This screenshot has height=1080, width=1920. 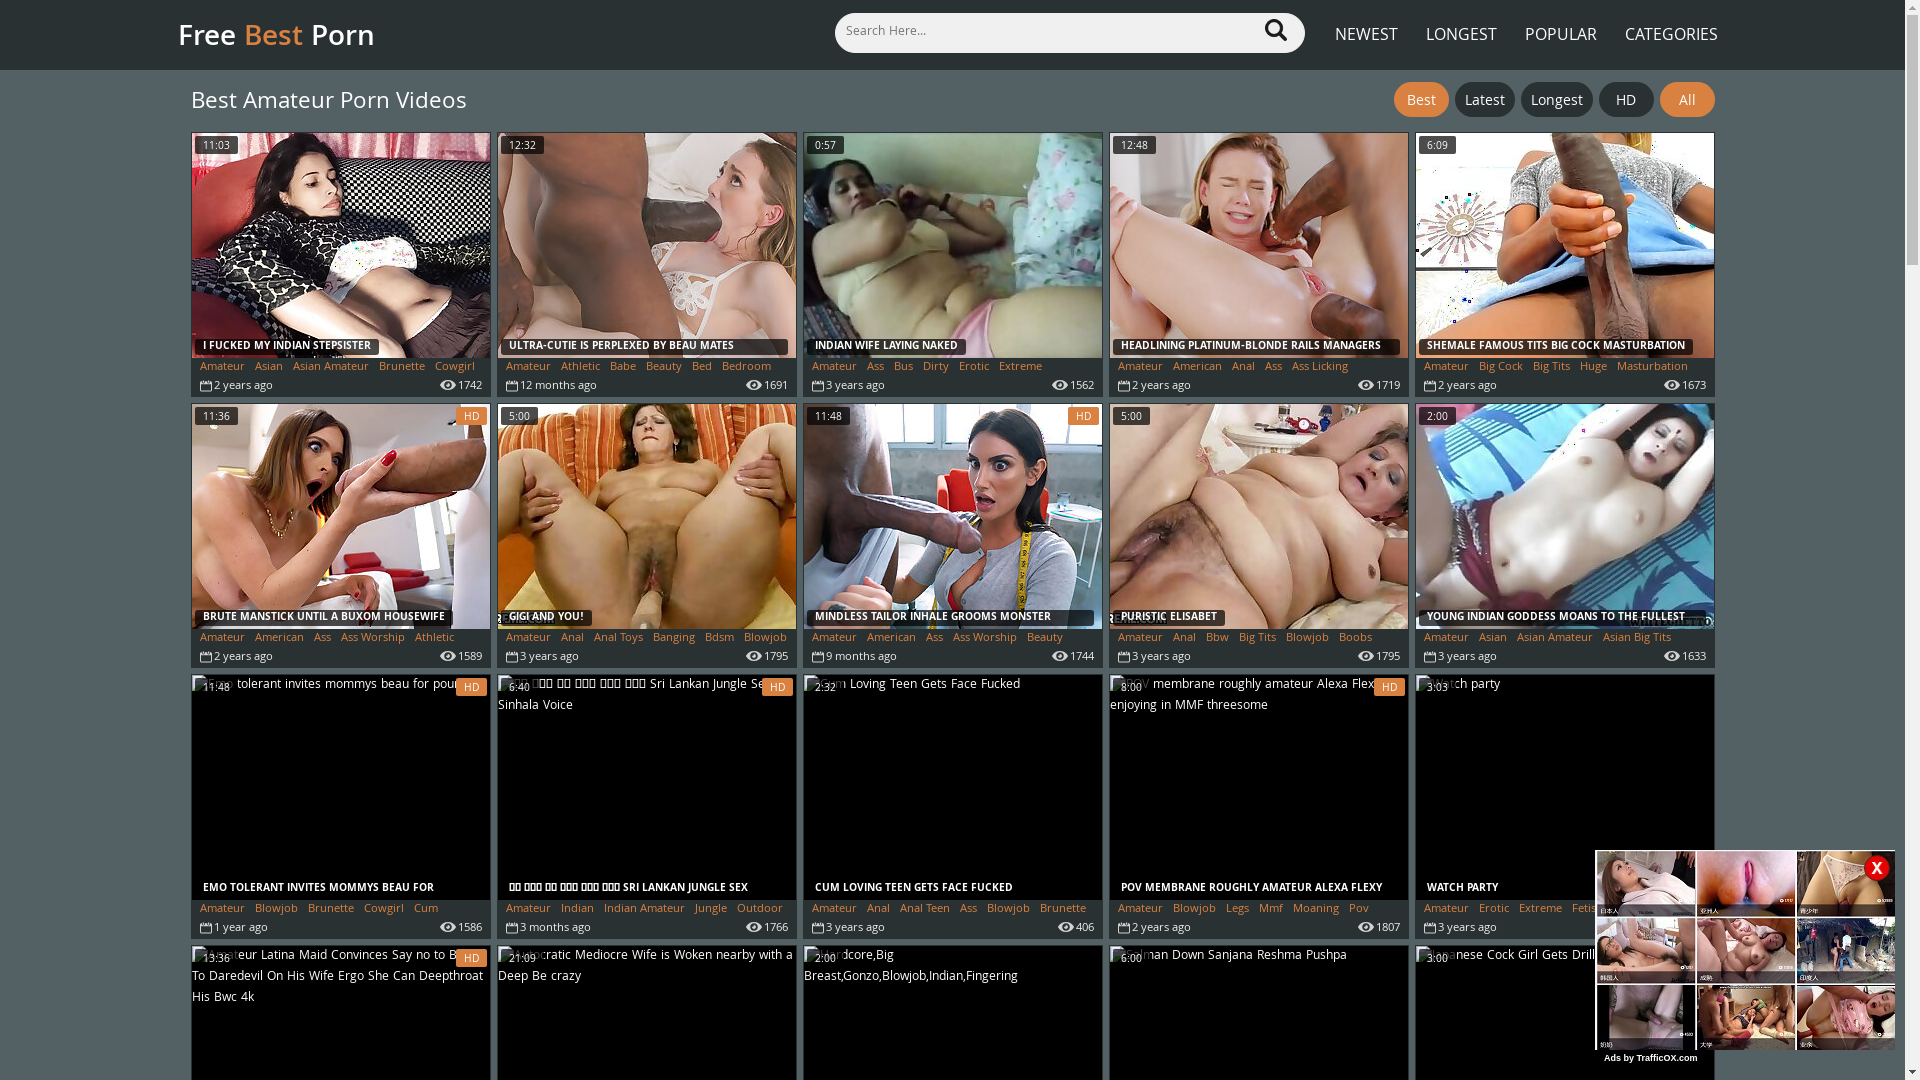 What do you see at coordinates (1499, 367) in the screenshot?
I see `'Big Cock'` at bounding box center [1499, 367].